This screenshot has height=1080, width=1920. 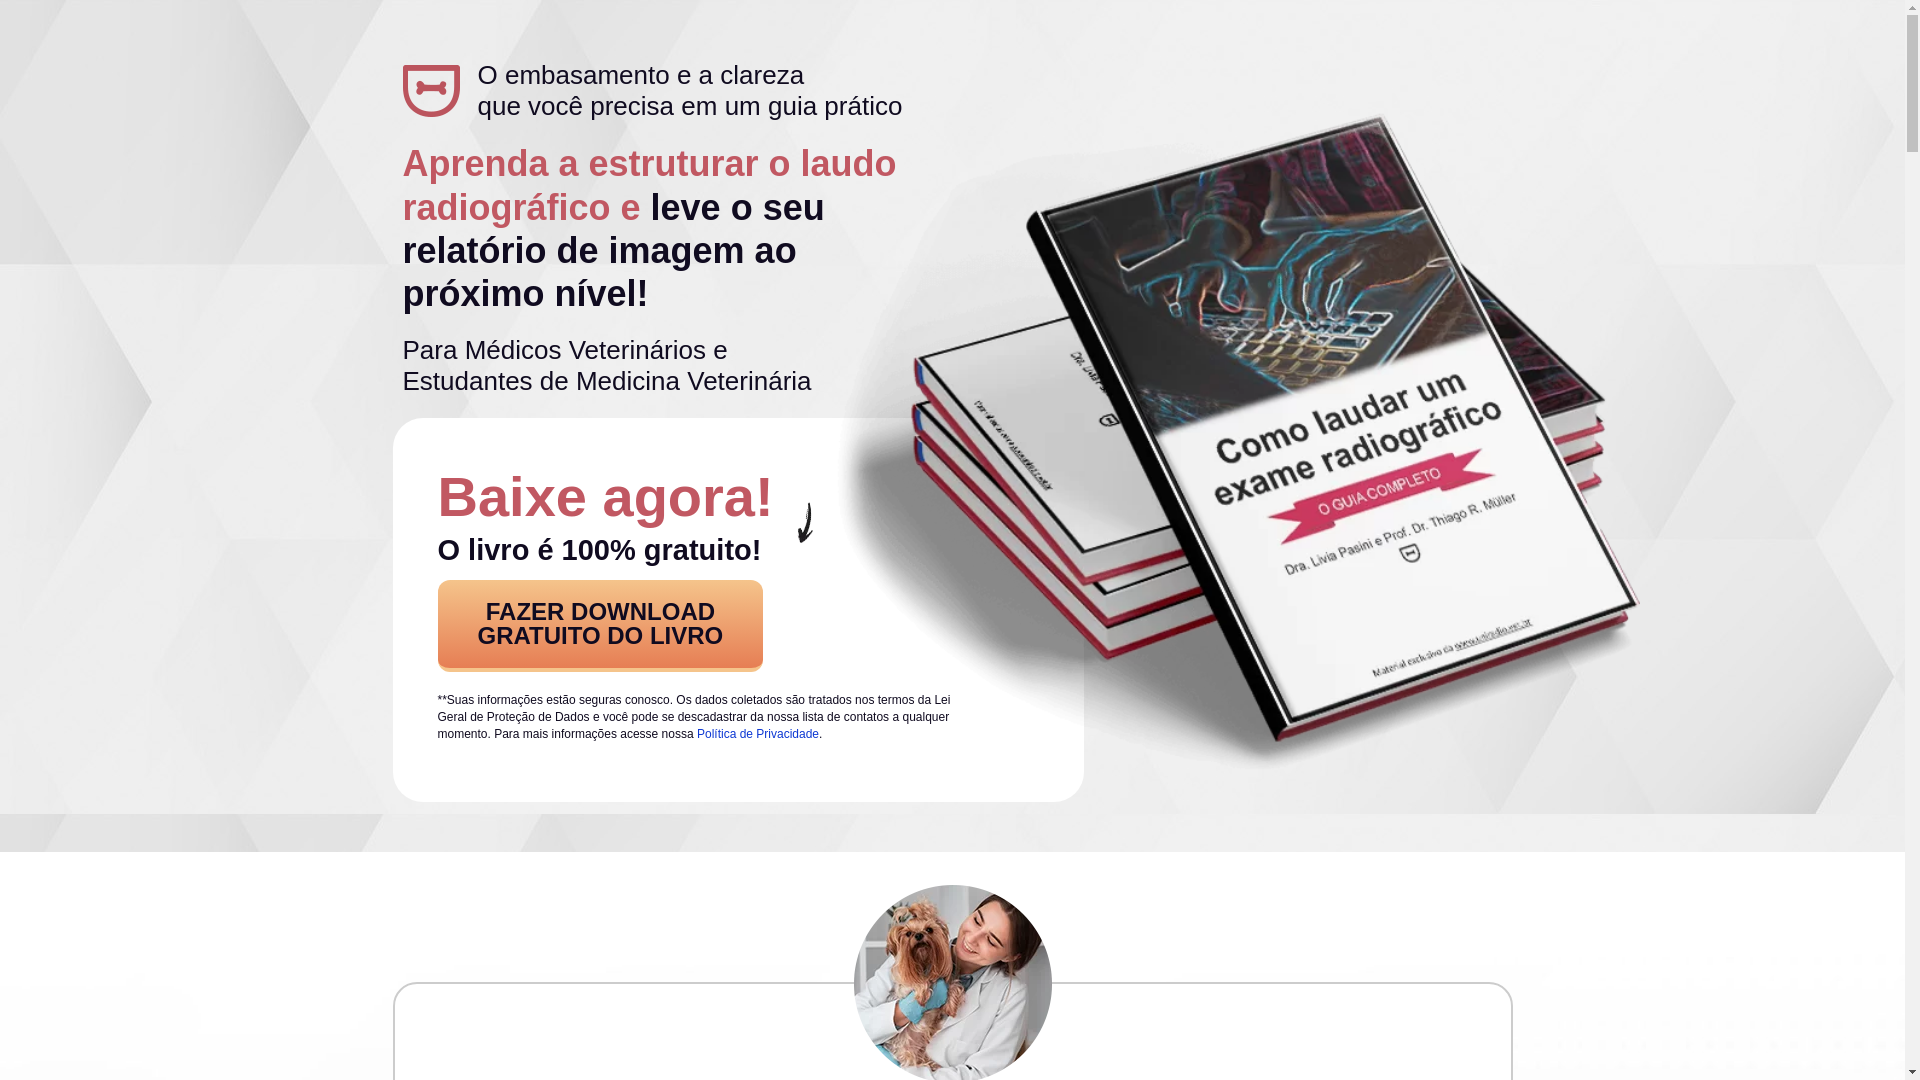 I want to click on 'FAZER DOWNLOAD, so click(x=599, y=624).